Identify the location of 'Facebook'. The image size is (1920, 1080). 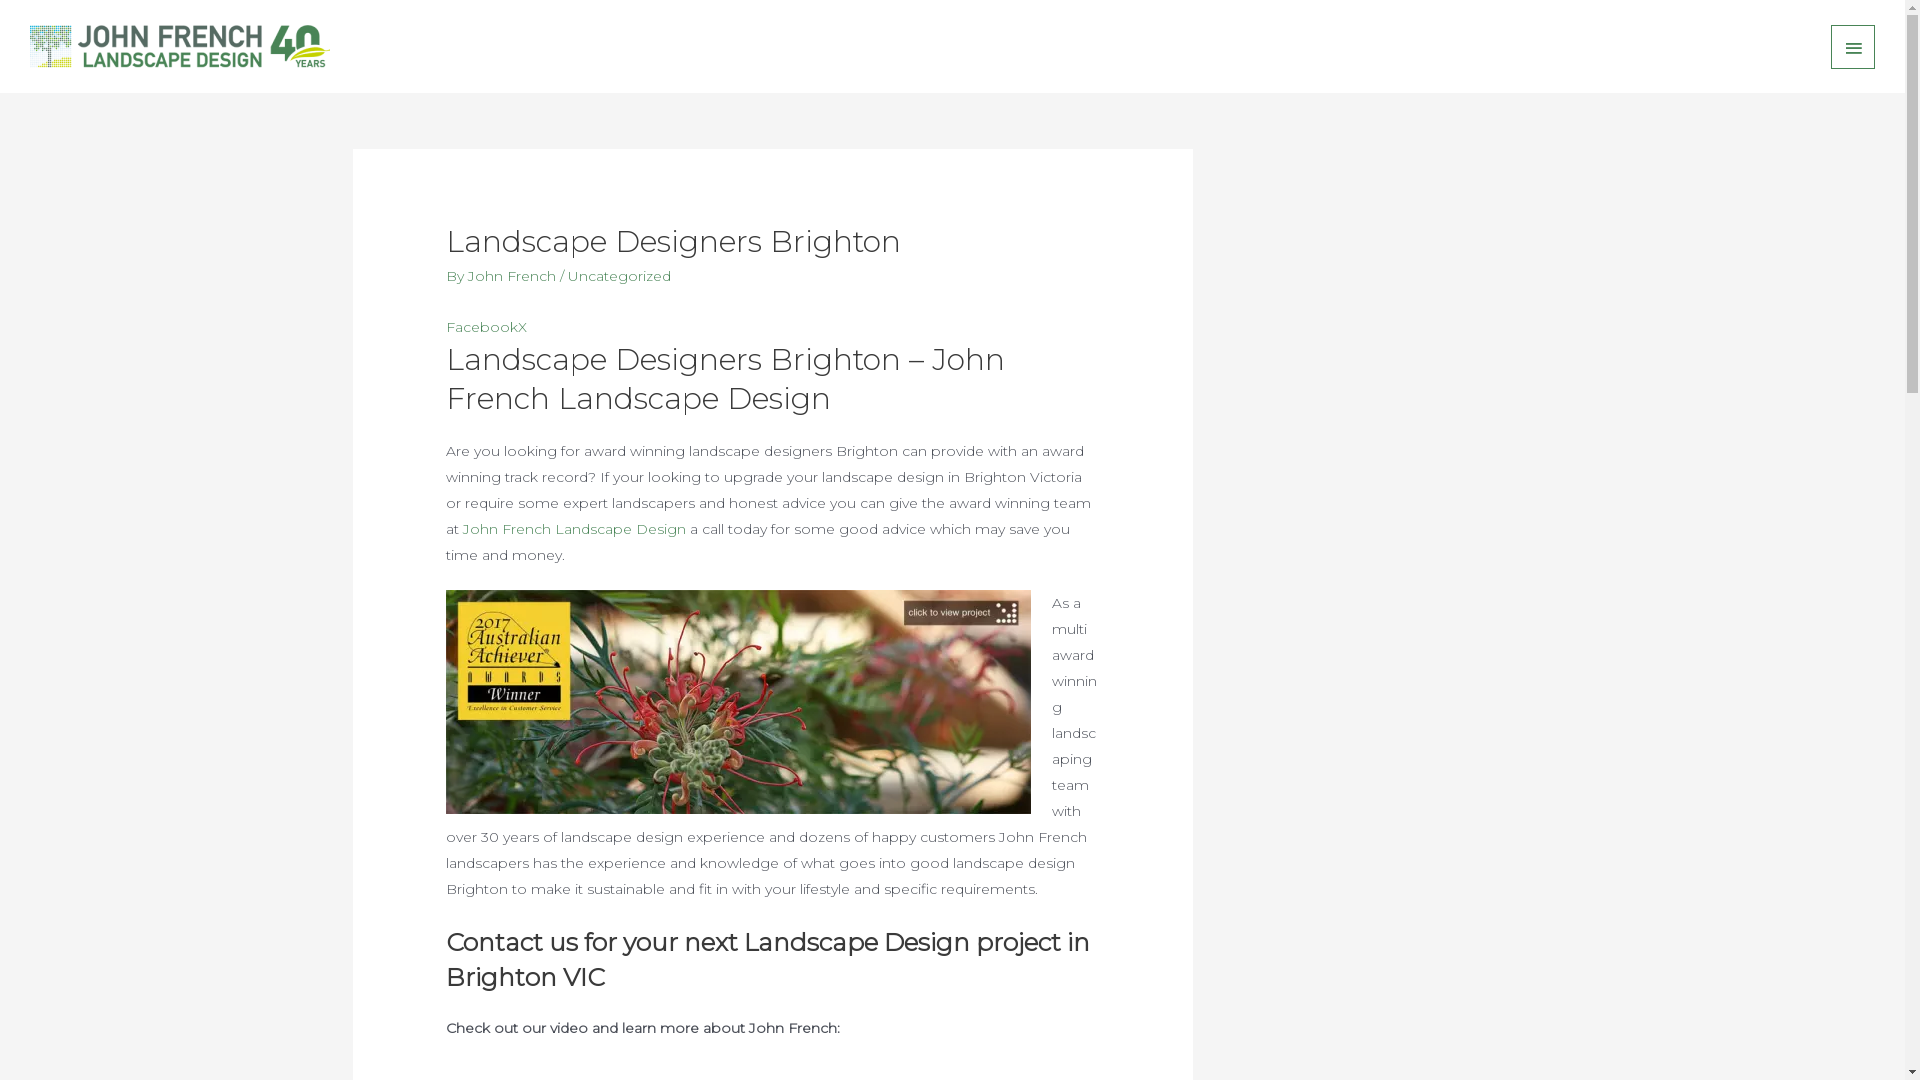
(481, 326).